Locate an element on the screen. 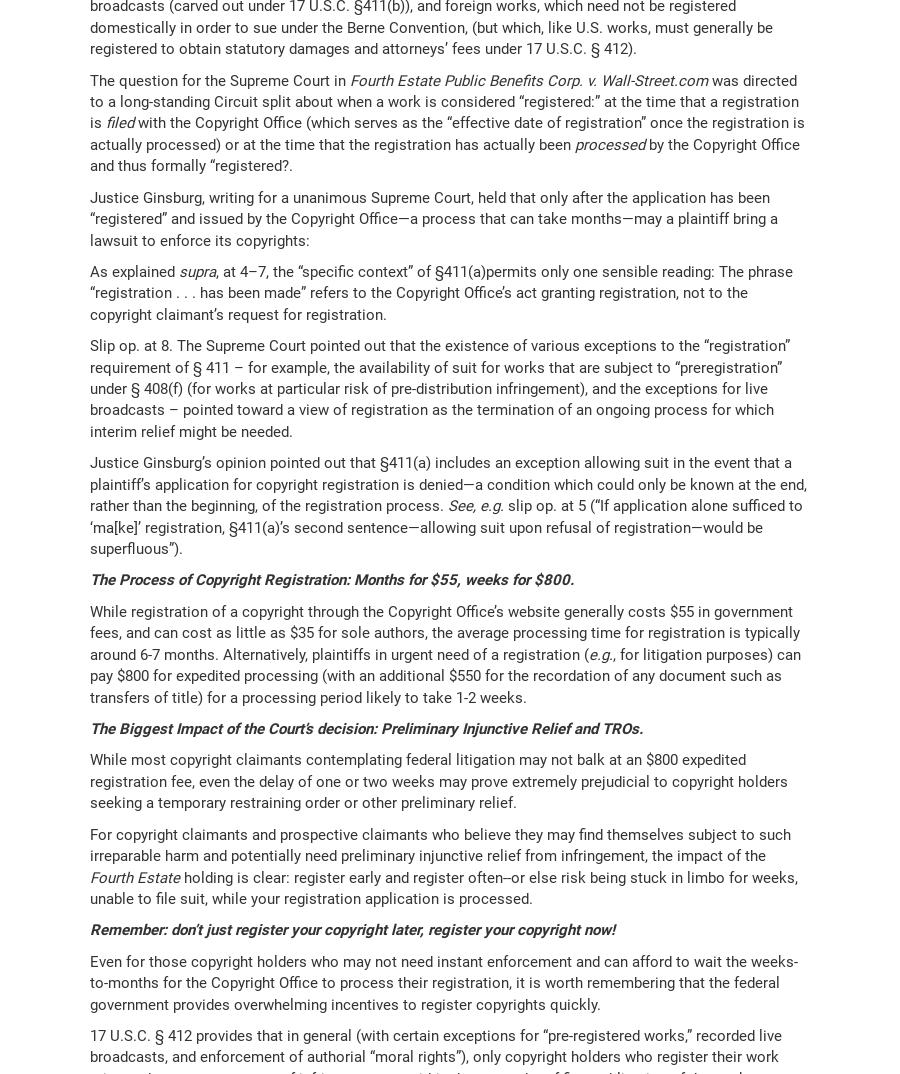 The width and height of the screenshot is (900, 1074). 'Justice Ginsburg’s opinion pointed out that §411(a) includes an exception allowing suit in the event that a plaintiff’s application for copyright registration is denied—a condition which could only be known at the end, rather than the beginning, of the registration process.' is located at coordinates (448, 484).